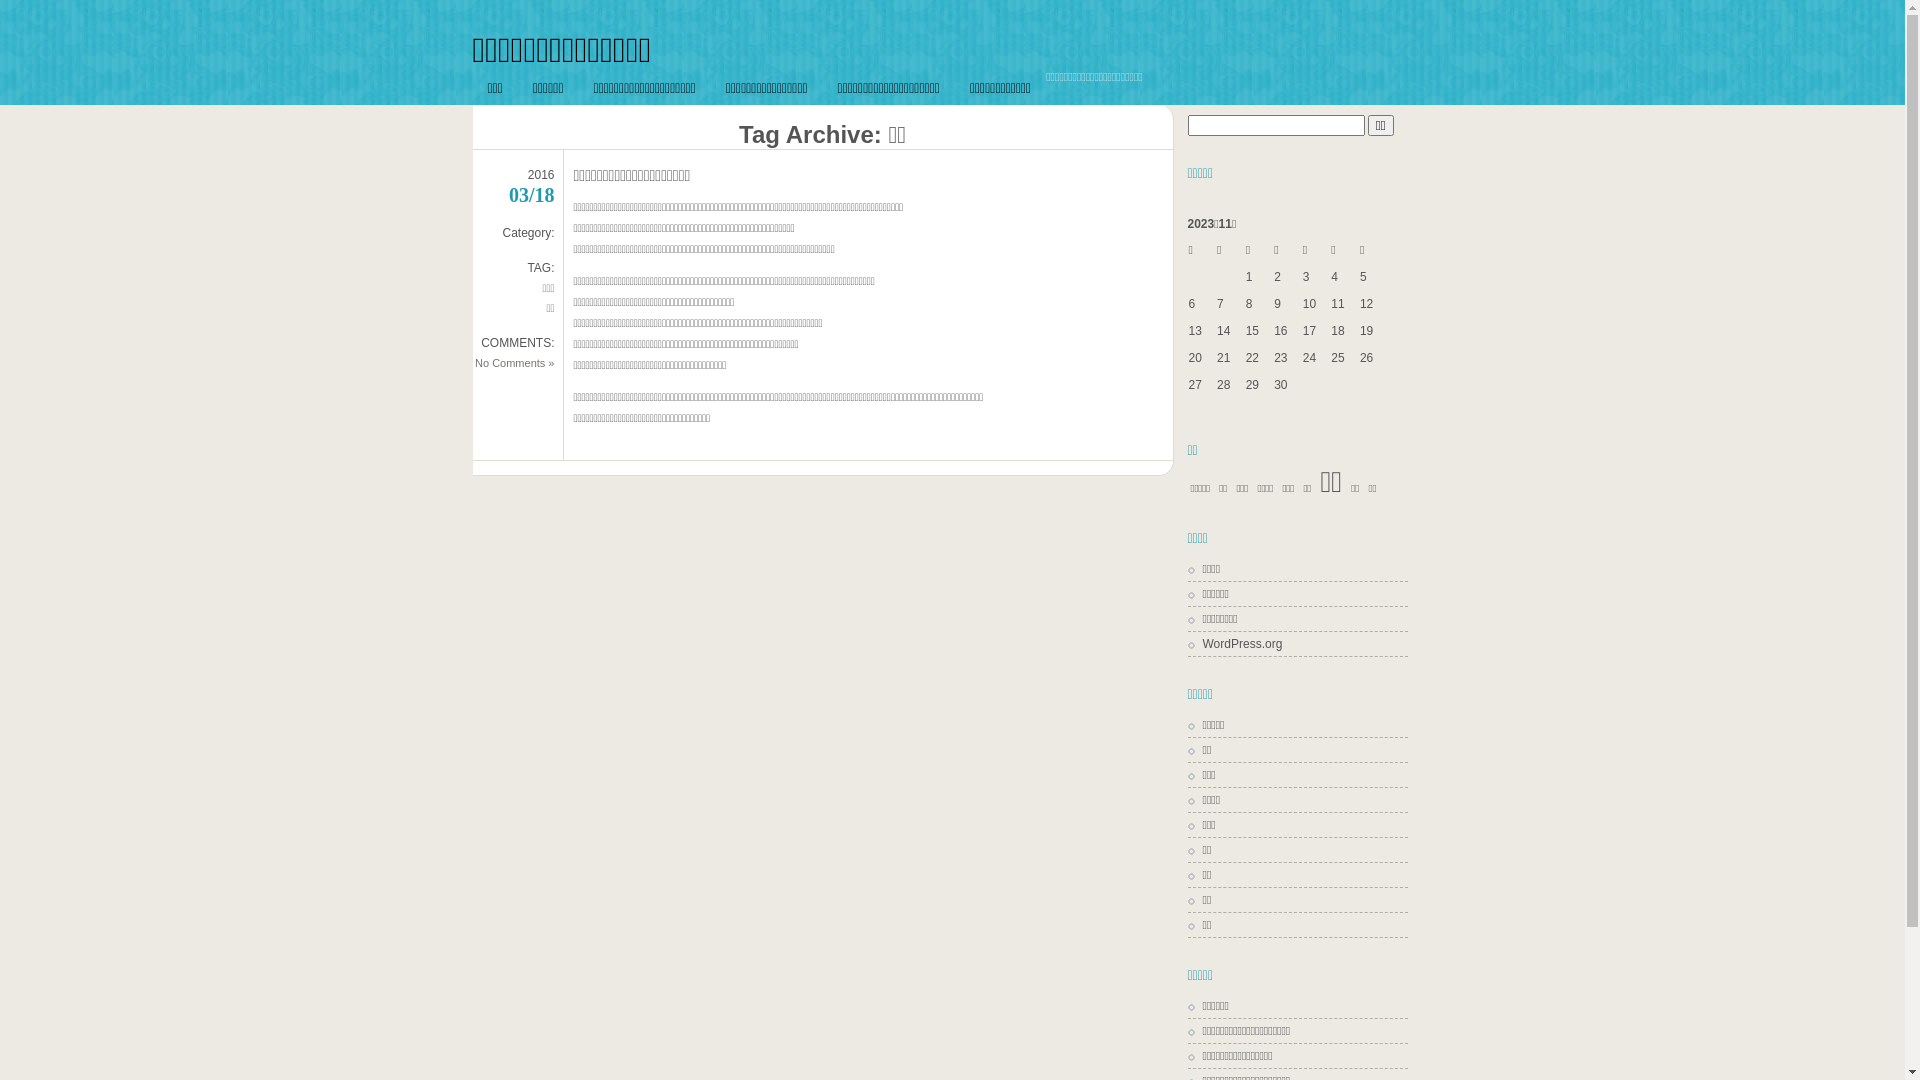 This screenshot has height=1080, width=1920. I want to click on 'WordPress.org', so click(1234, 644).